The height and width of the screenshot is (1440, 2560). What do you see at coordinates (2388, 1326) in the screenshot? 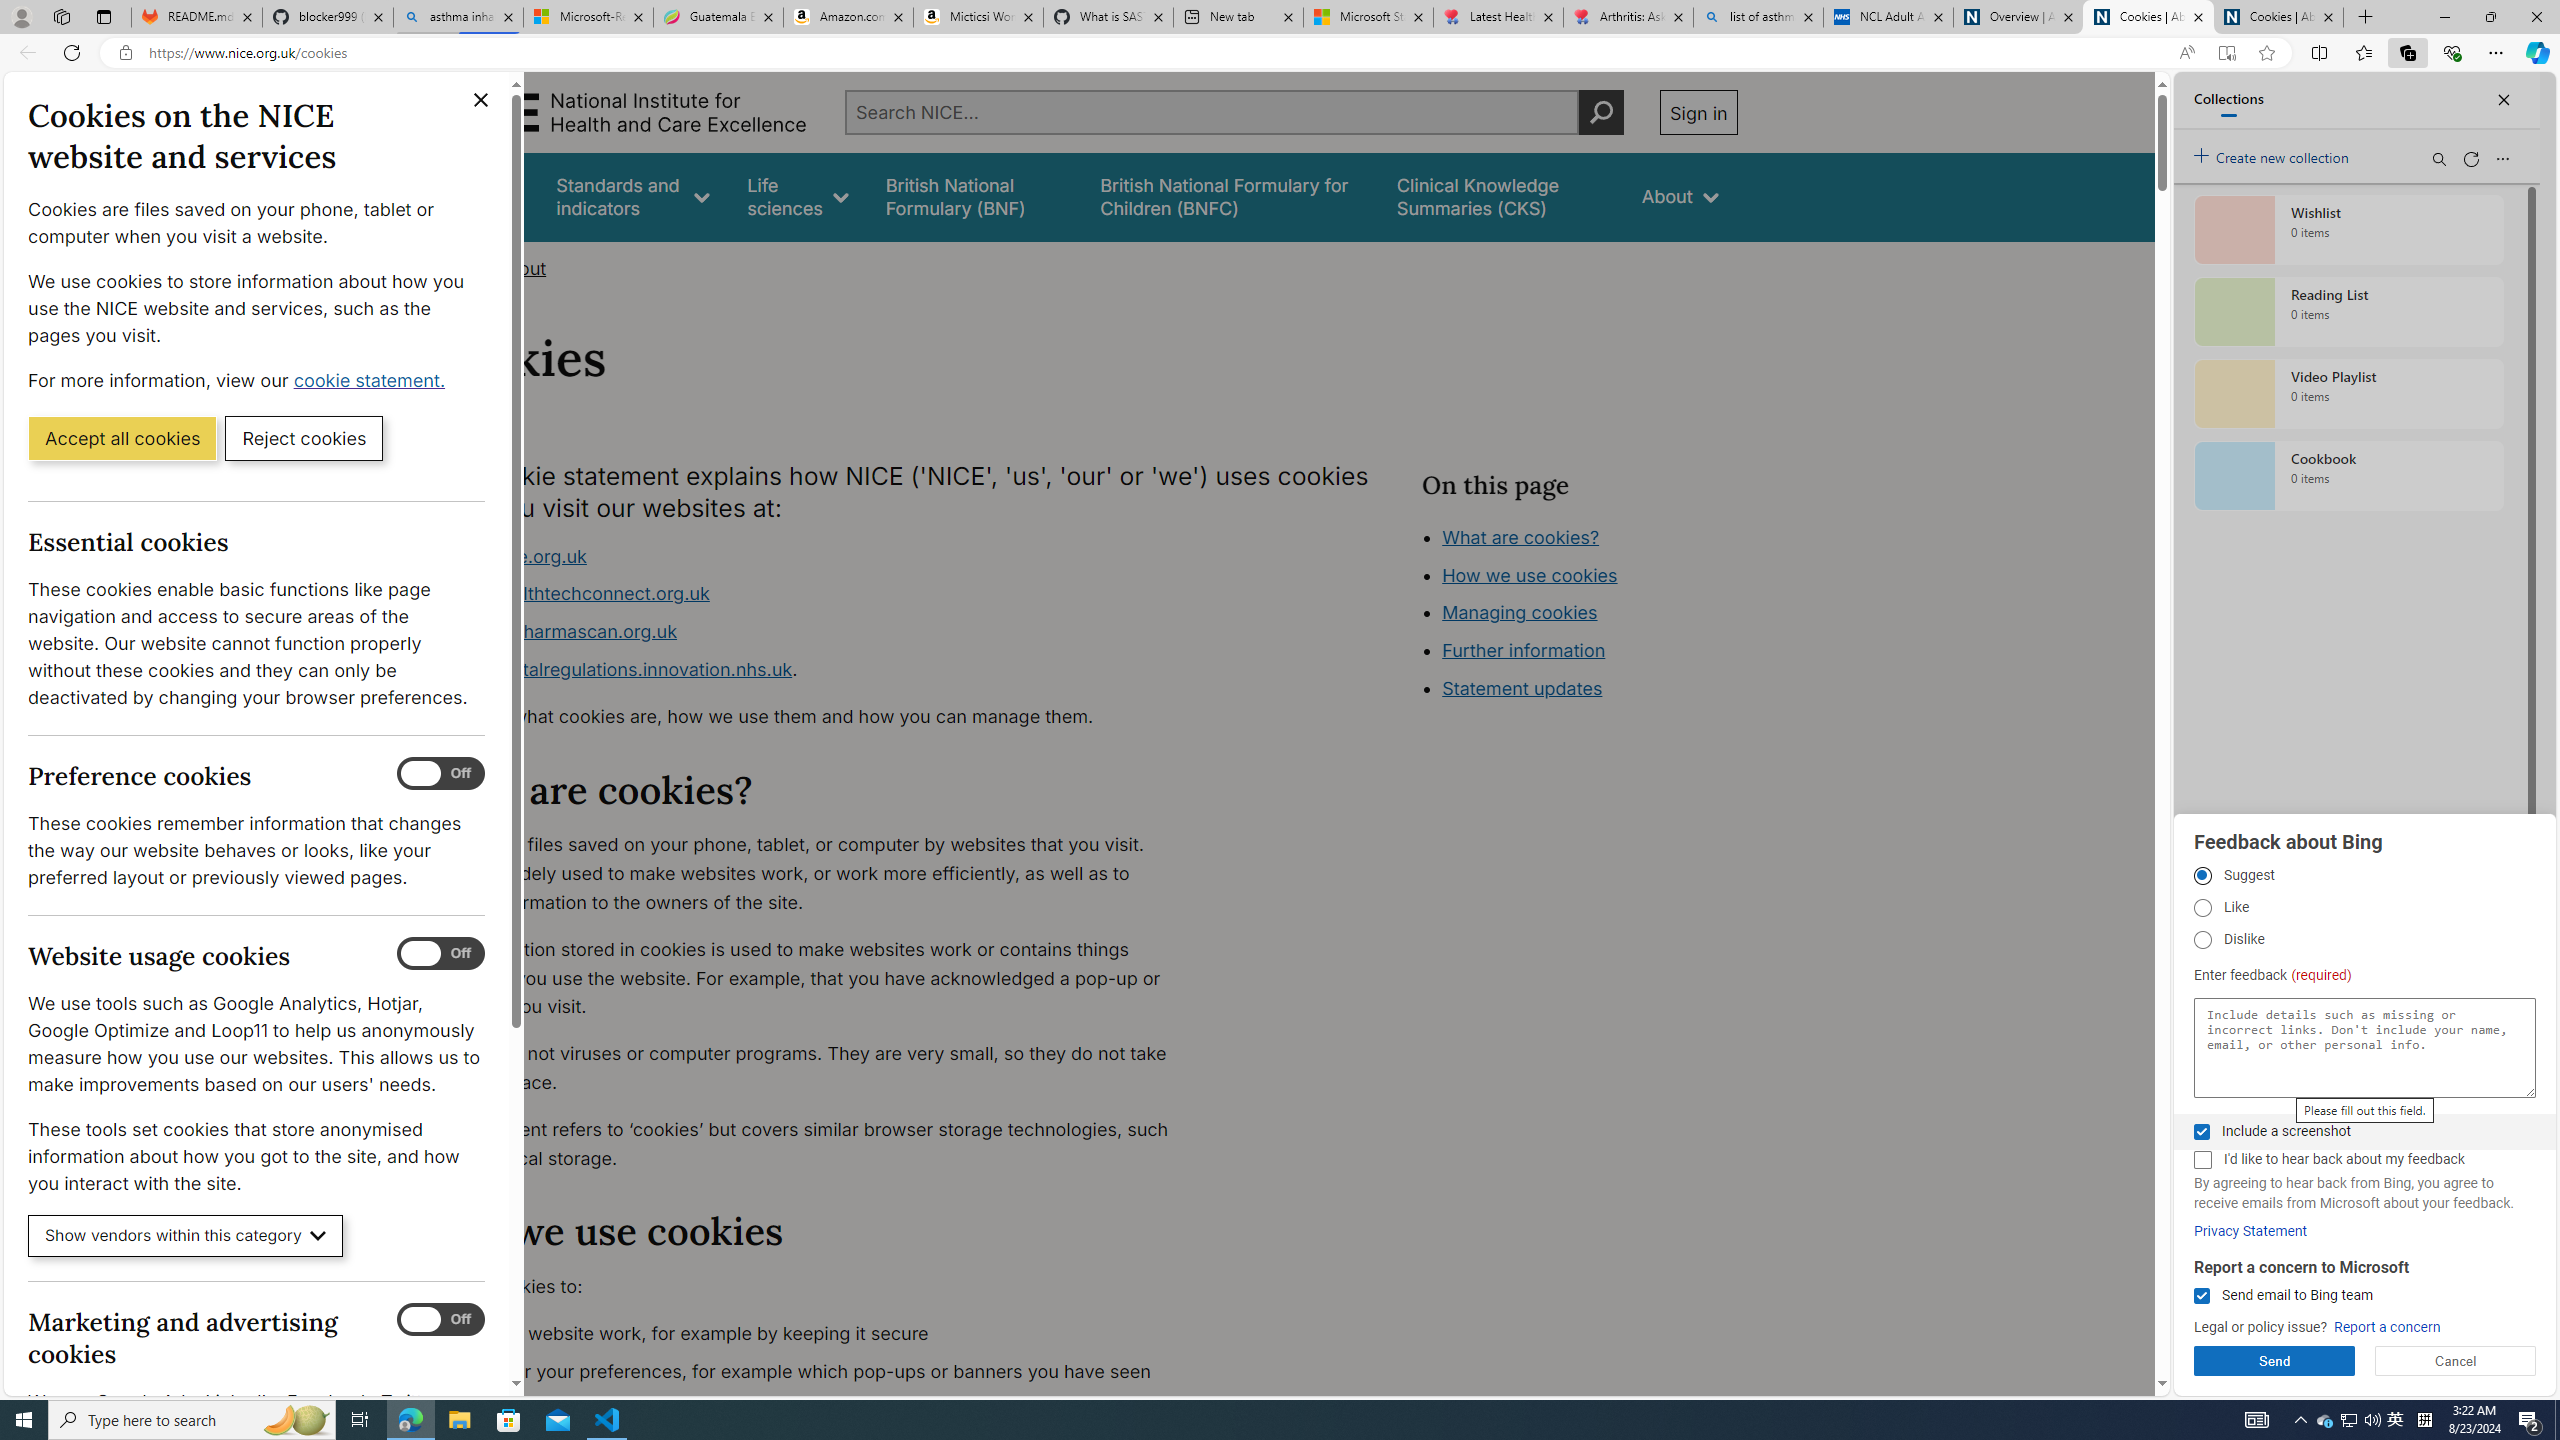
I see `'Report a concern'` at bounding box center [2388, 1326].